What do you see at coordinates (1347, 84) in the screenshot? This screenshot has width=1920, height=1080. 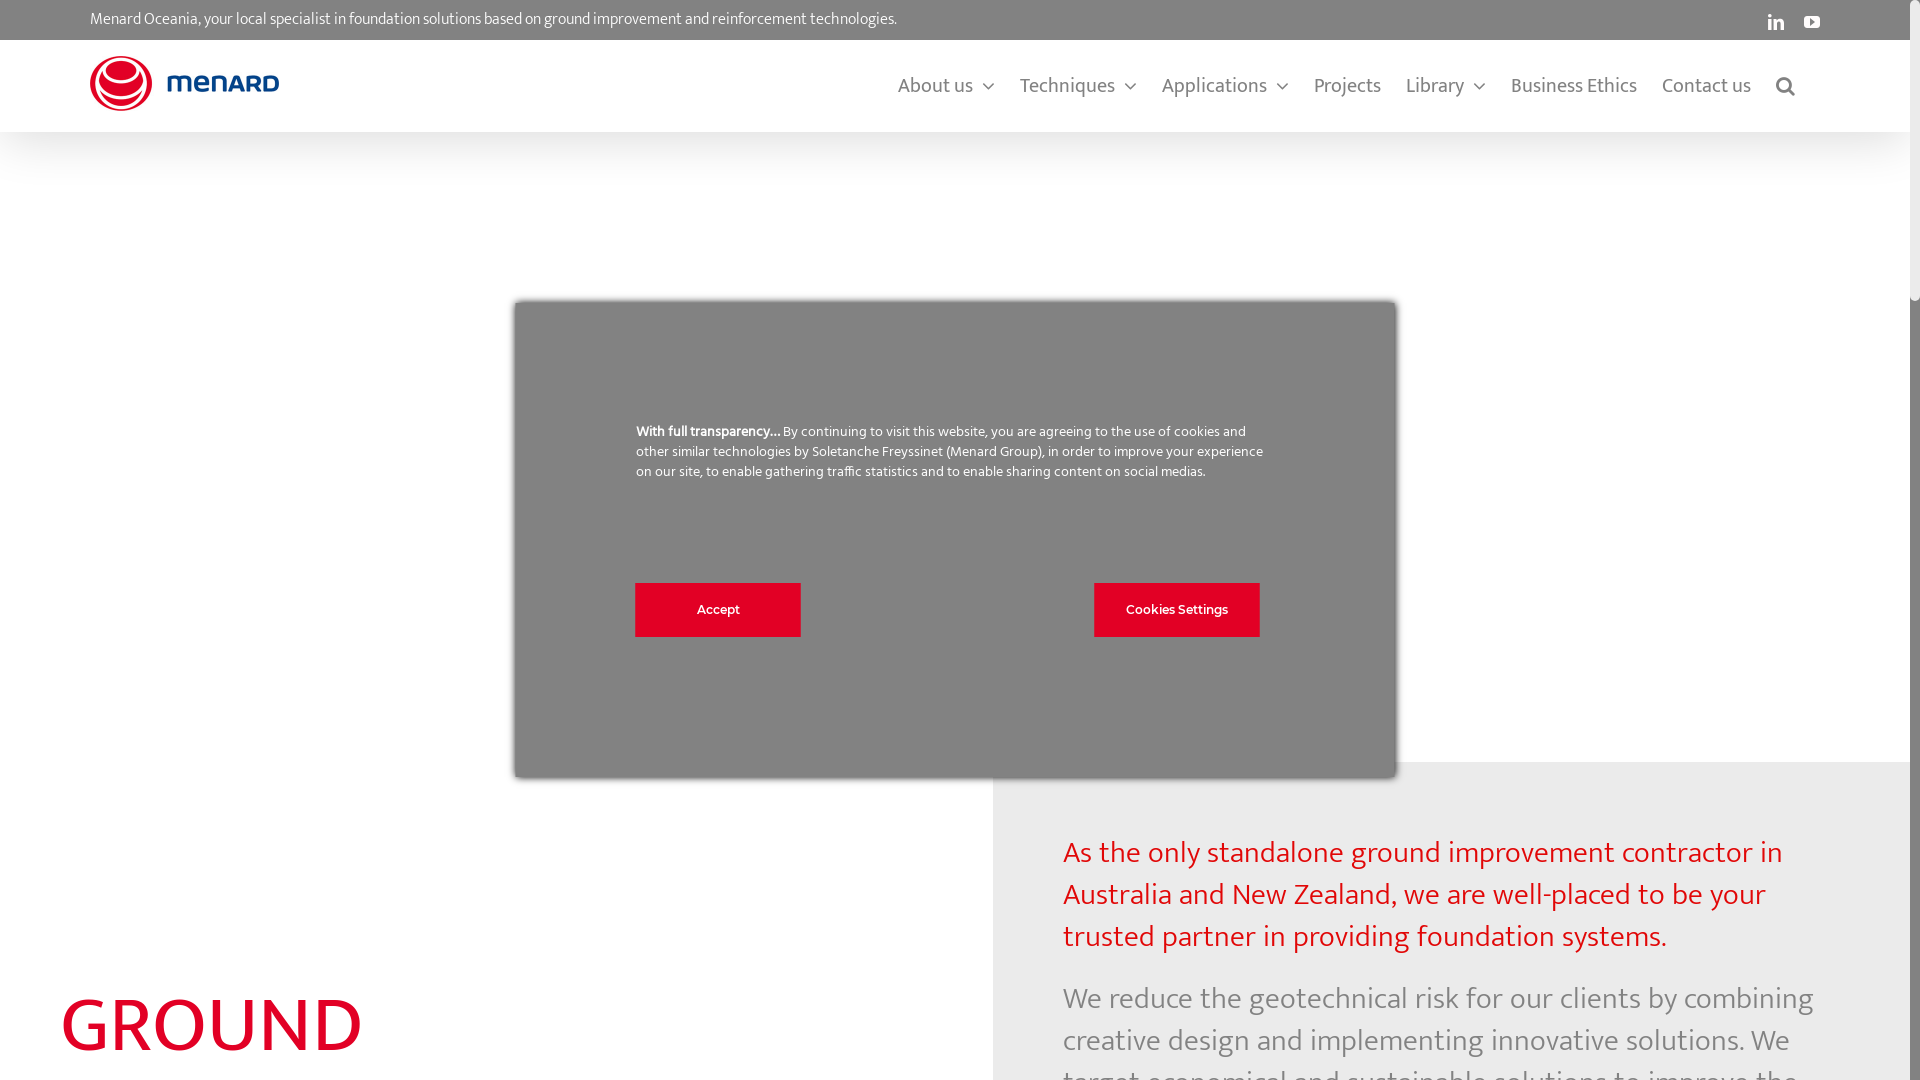 I see `'Projects'` at bounding box center [1347, 84].